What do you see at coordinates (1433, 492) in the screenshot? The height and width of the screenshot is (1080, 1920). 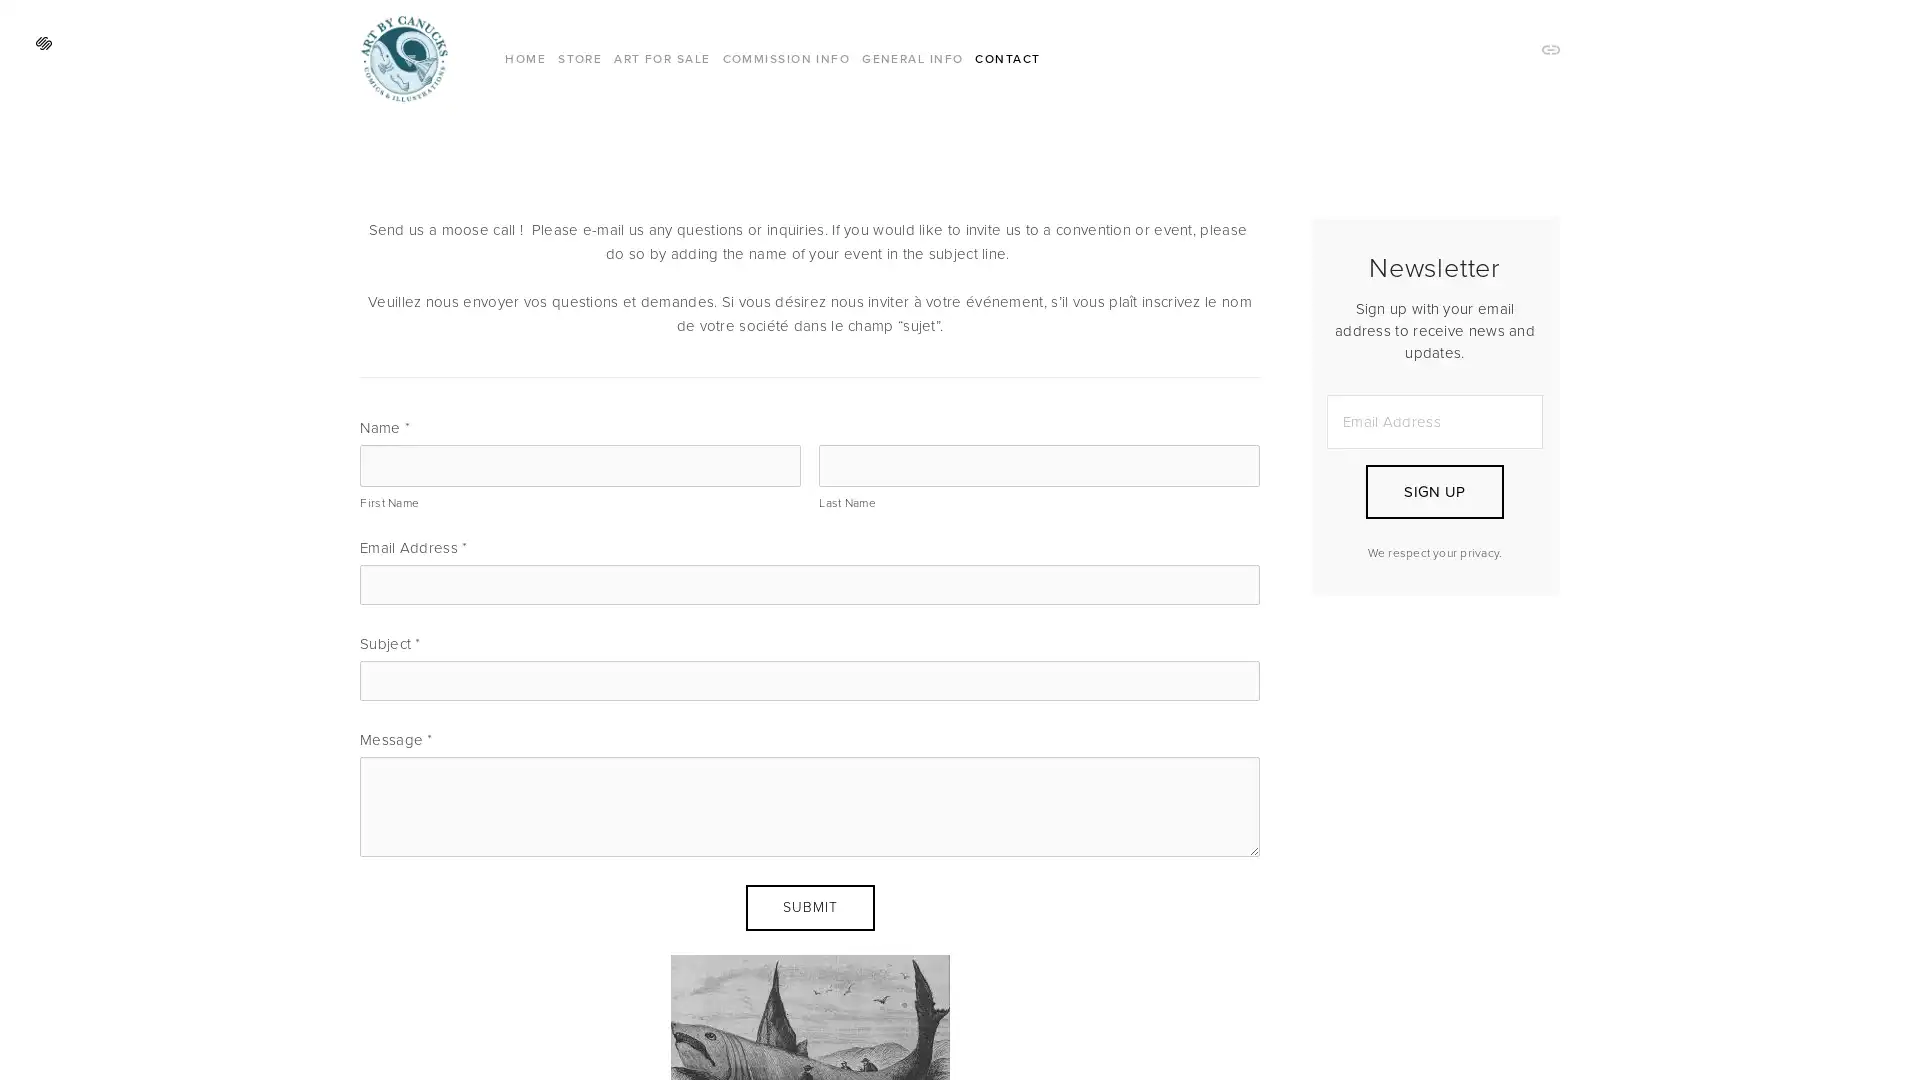 I see `SIGN UP` at bounding box center [1433, 492].